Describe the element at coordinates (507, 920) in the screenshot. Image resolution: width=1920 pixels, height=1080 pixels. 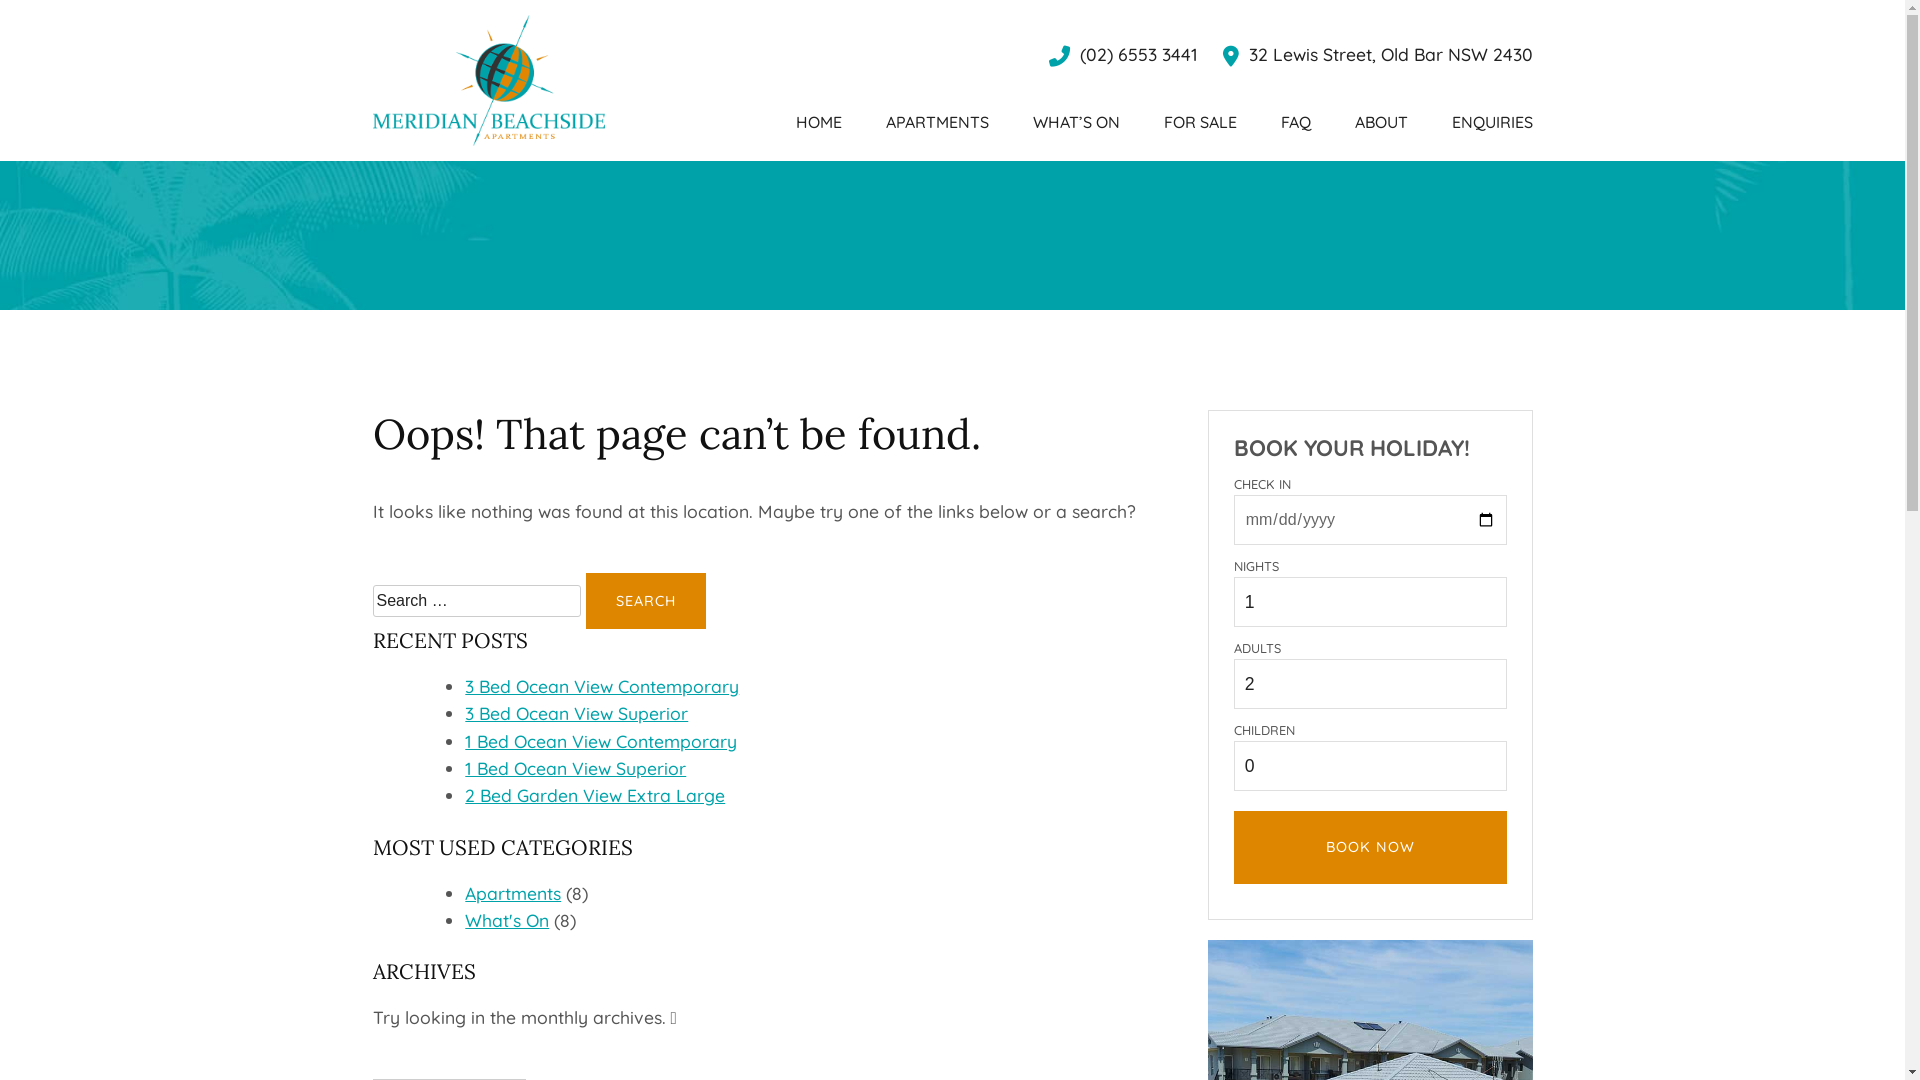
I see `'What's On'` at that location.